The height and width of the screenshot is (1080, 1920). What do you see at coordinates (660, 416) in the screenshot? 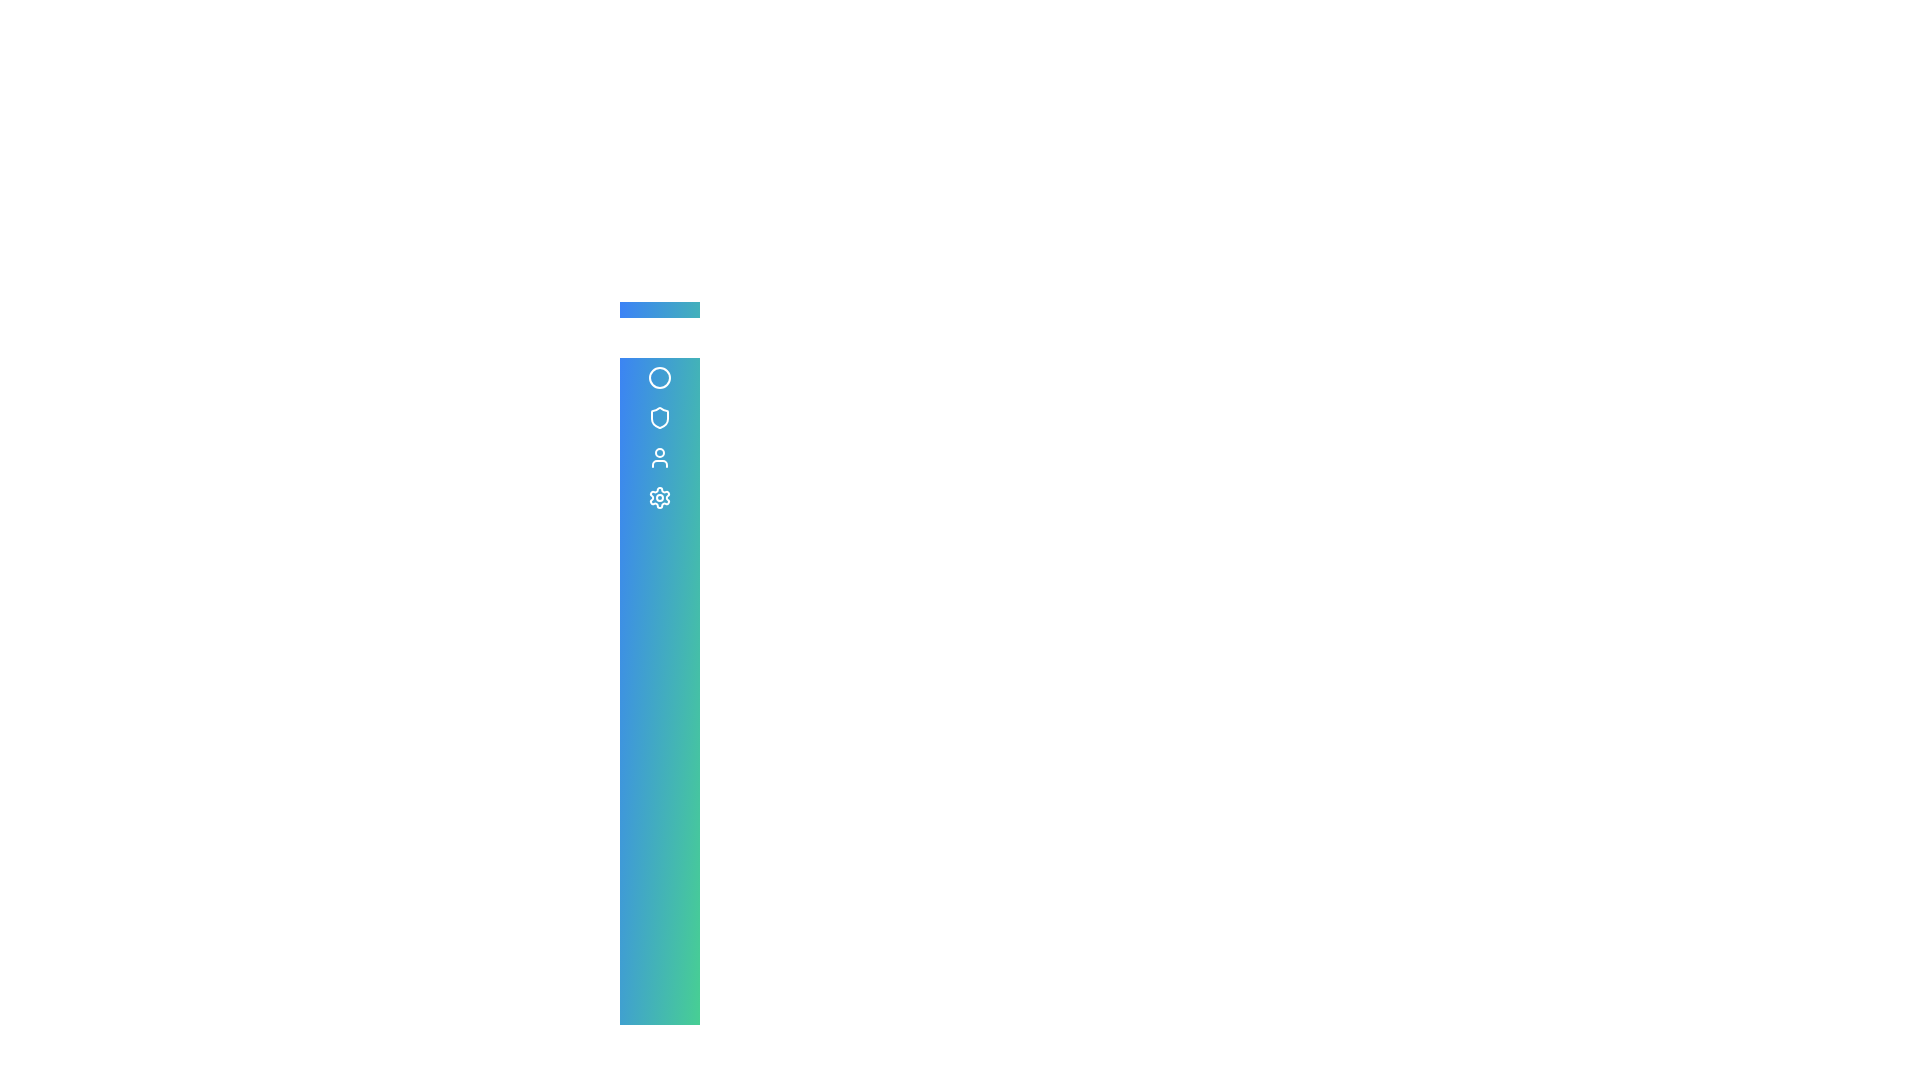
I see `the shield-shaped icon with a gradient blue background, located as the second item in the vertical menu on the left side of the interface` at bounding box center [660, 416].